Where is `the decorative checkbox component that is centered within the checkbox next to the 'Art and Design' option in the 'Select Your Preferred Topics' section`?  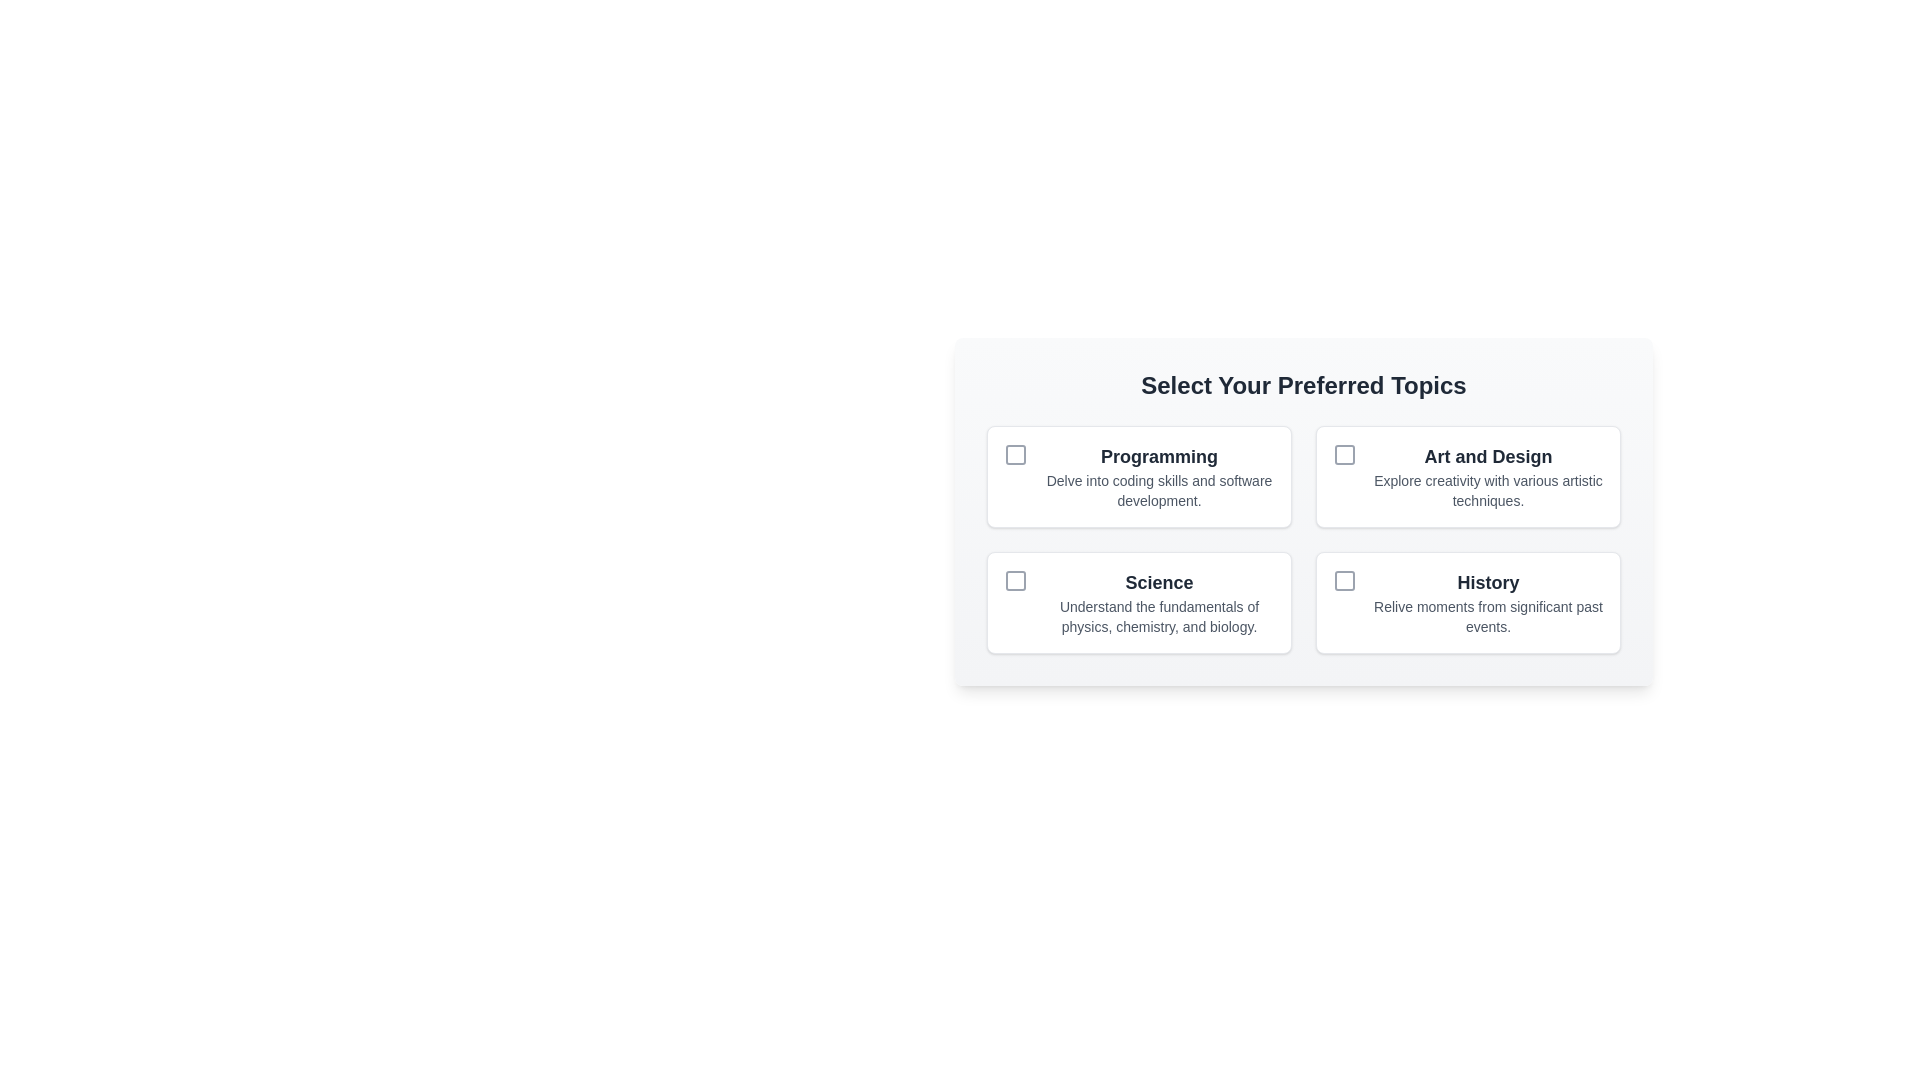 the decorative checkbox component that is centered within the checkbox next to the 'Art and Design' option in the 'Select Your Preferred Topics' section is located at coordinates (1344, 455).